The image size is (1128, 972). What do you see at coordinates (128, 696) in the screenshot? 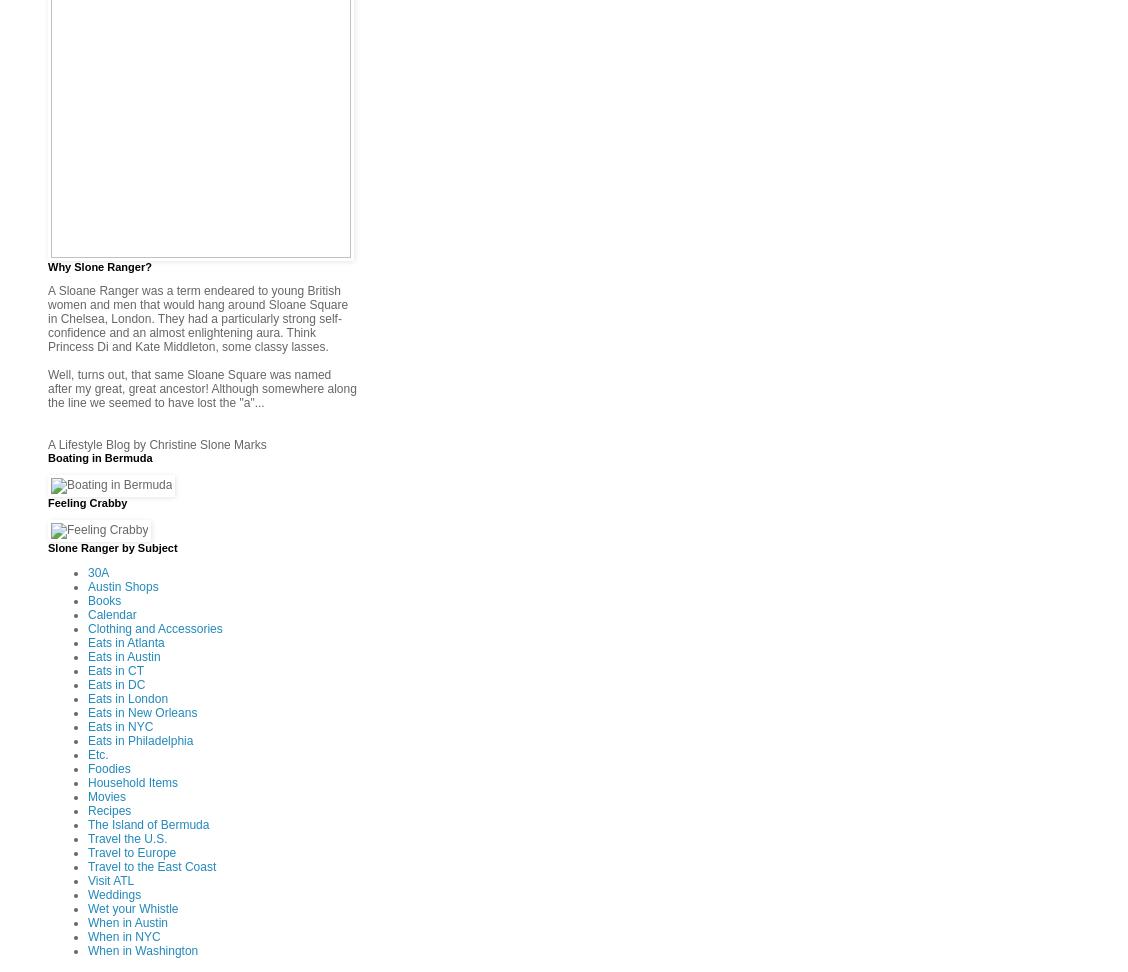
I see `'Eats in London'` at bounding box center [128, 696].